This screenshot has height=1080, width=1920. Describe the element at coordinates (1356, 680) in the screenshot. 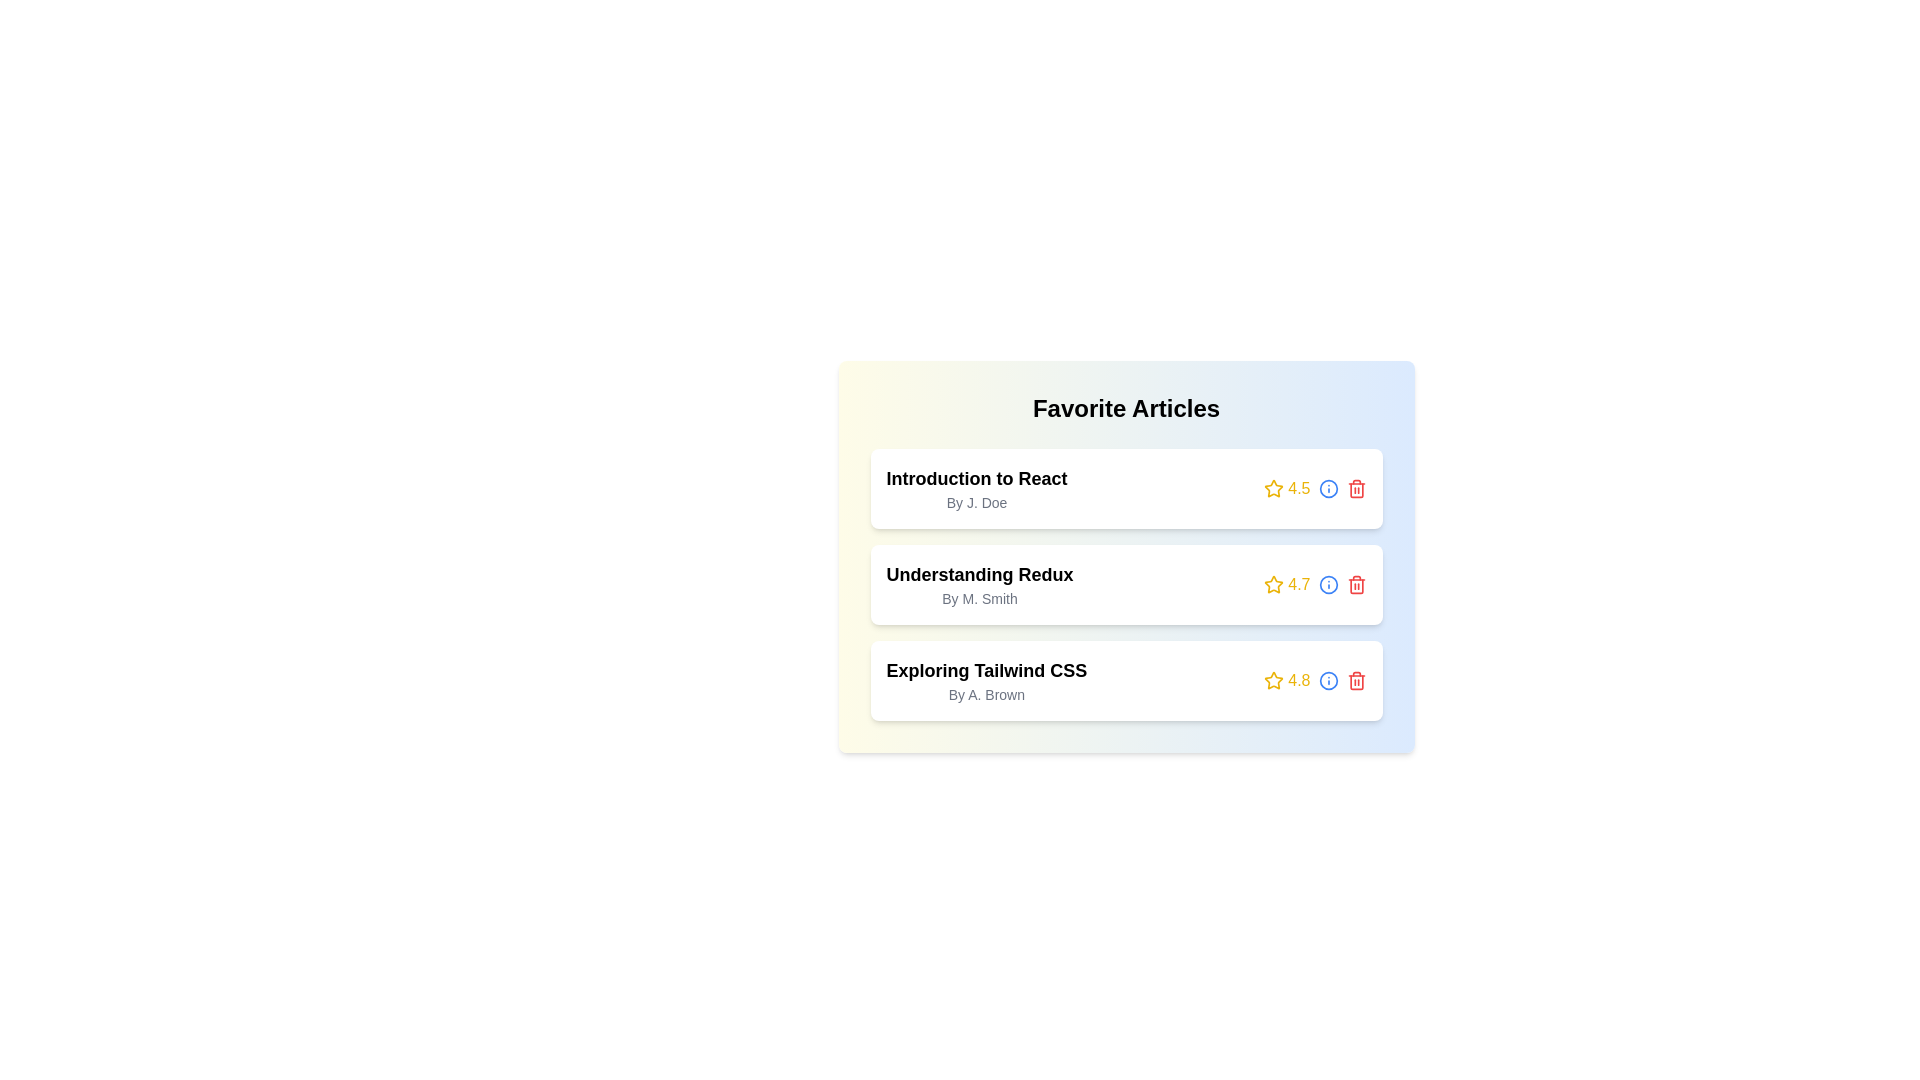

I see `'trash' icon to remove the article titled 'Exploring Tailwind CSS'` at that location.